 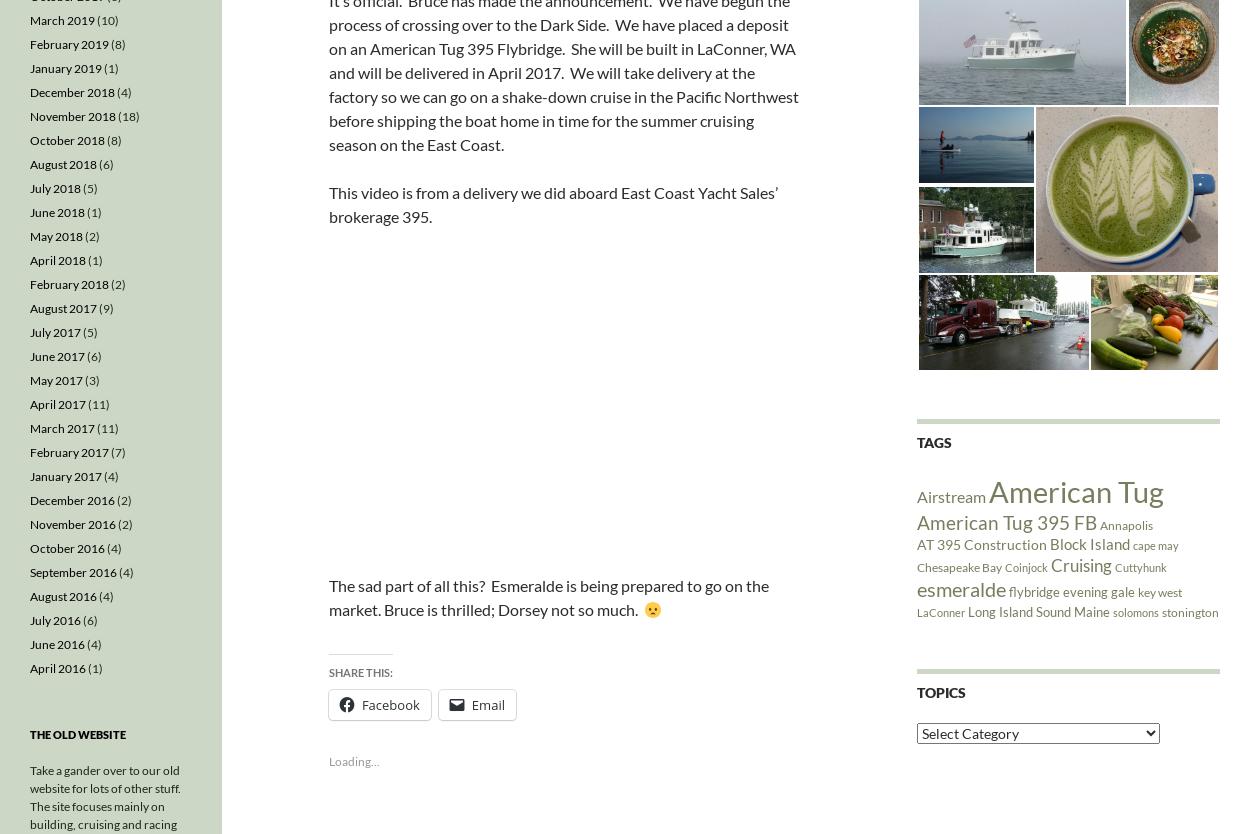 I want to click on 'Topics', so click(x=939, y=690).